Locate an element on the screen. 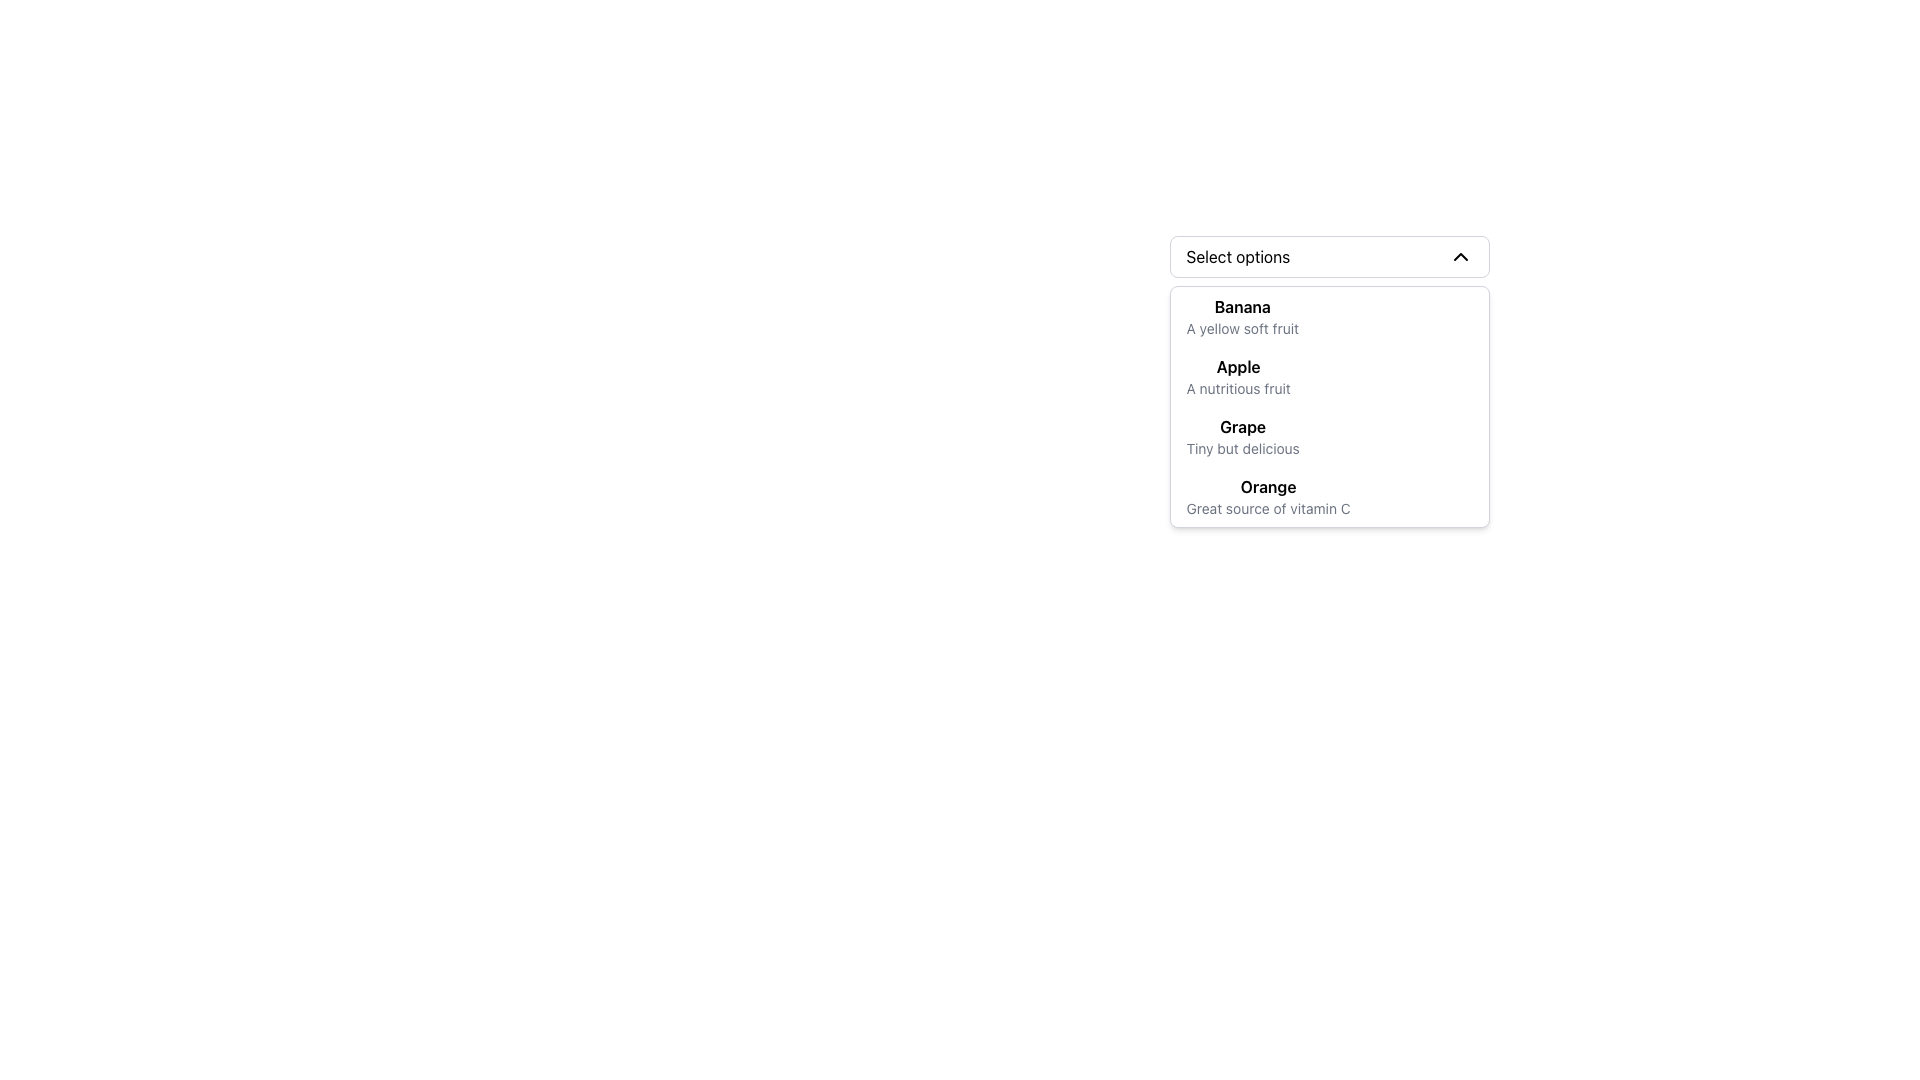  the first list item in the dropdown menu labeled 'Banana' is located at coordinates (1329, 315).